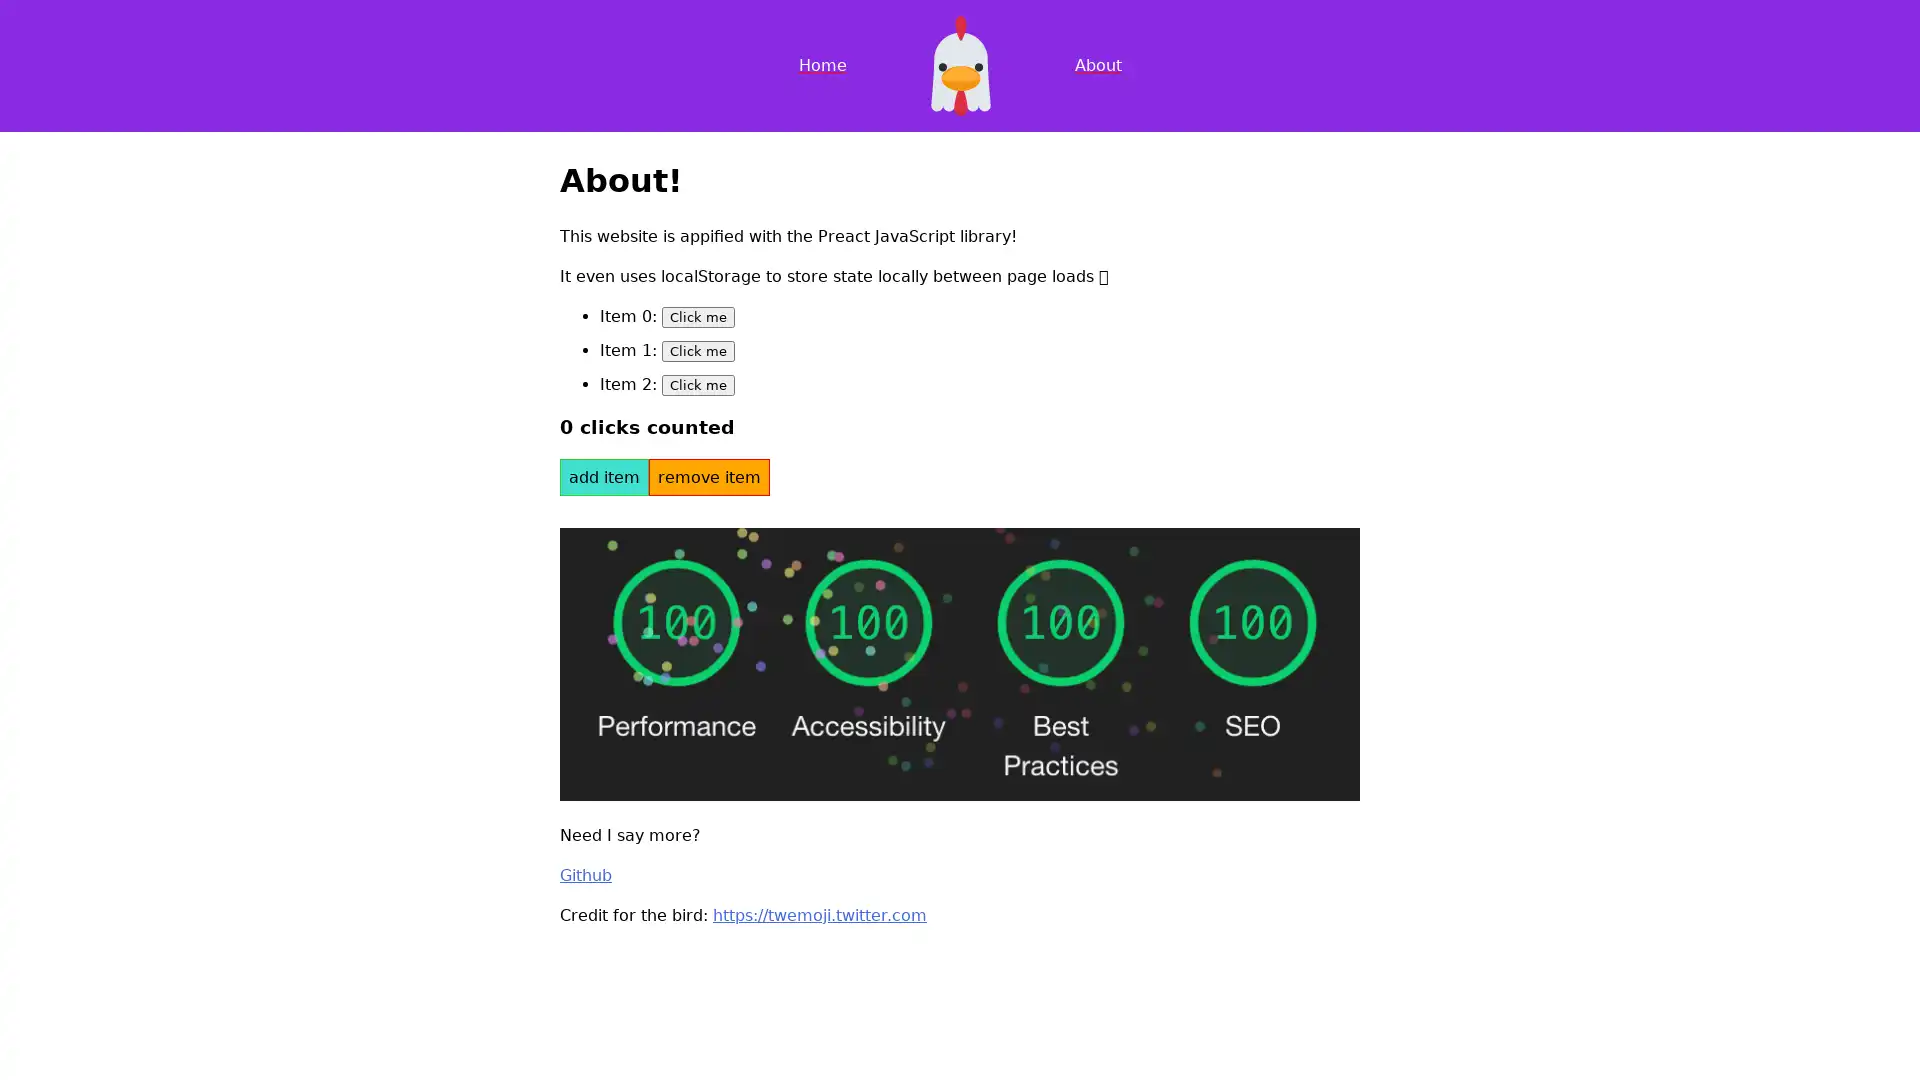 The image size is (1920, 1080). Describe the element at coordinates (603, 476) in the screenshot. I see `add item` at that location.